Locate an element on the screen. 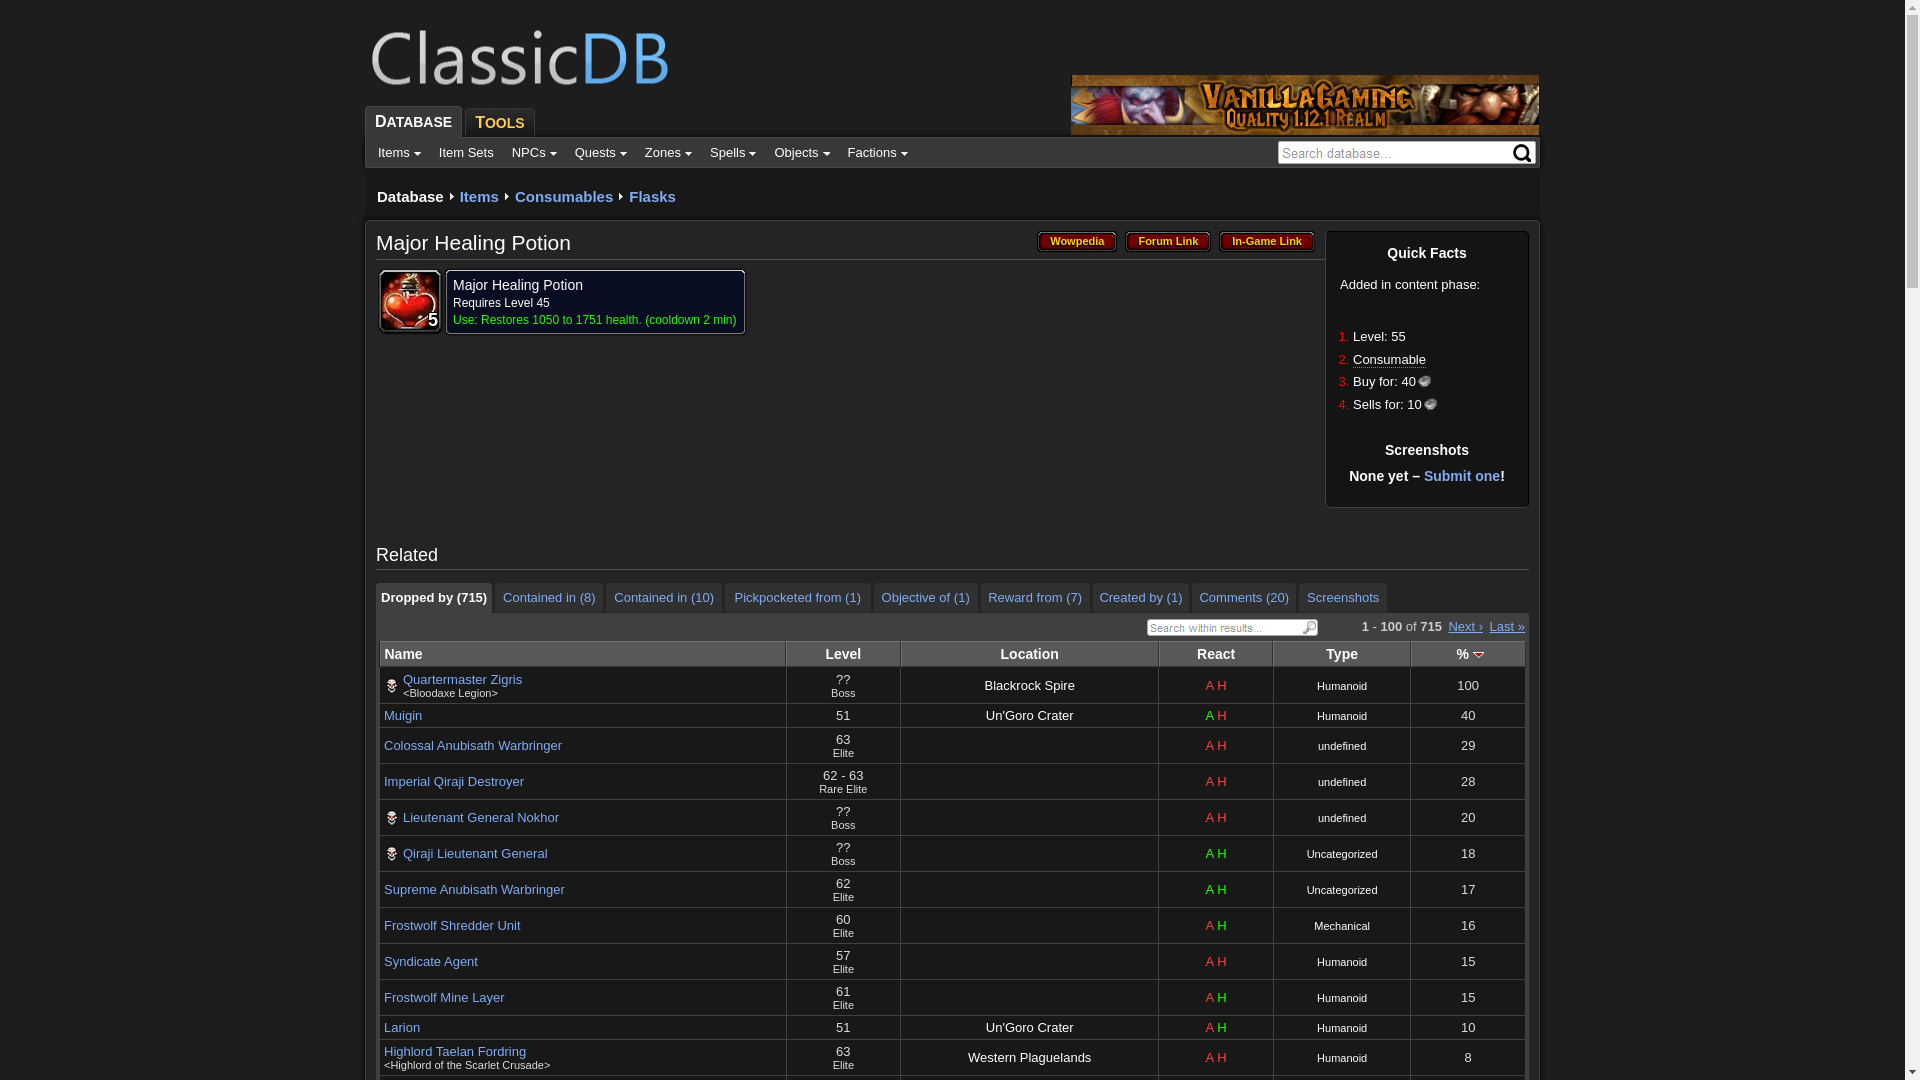  'Name' is located at coordinates (379, 654).